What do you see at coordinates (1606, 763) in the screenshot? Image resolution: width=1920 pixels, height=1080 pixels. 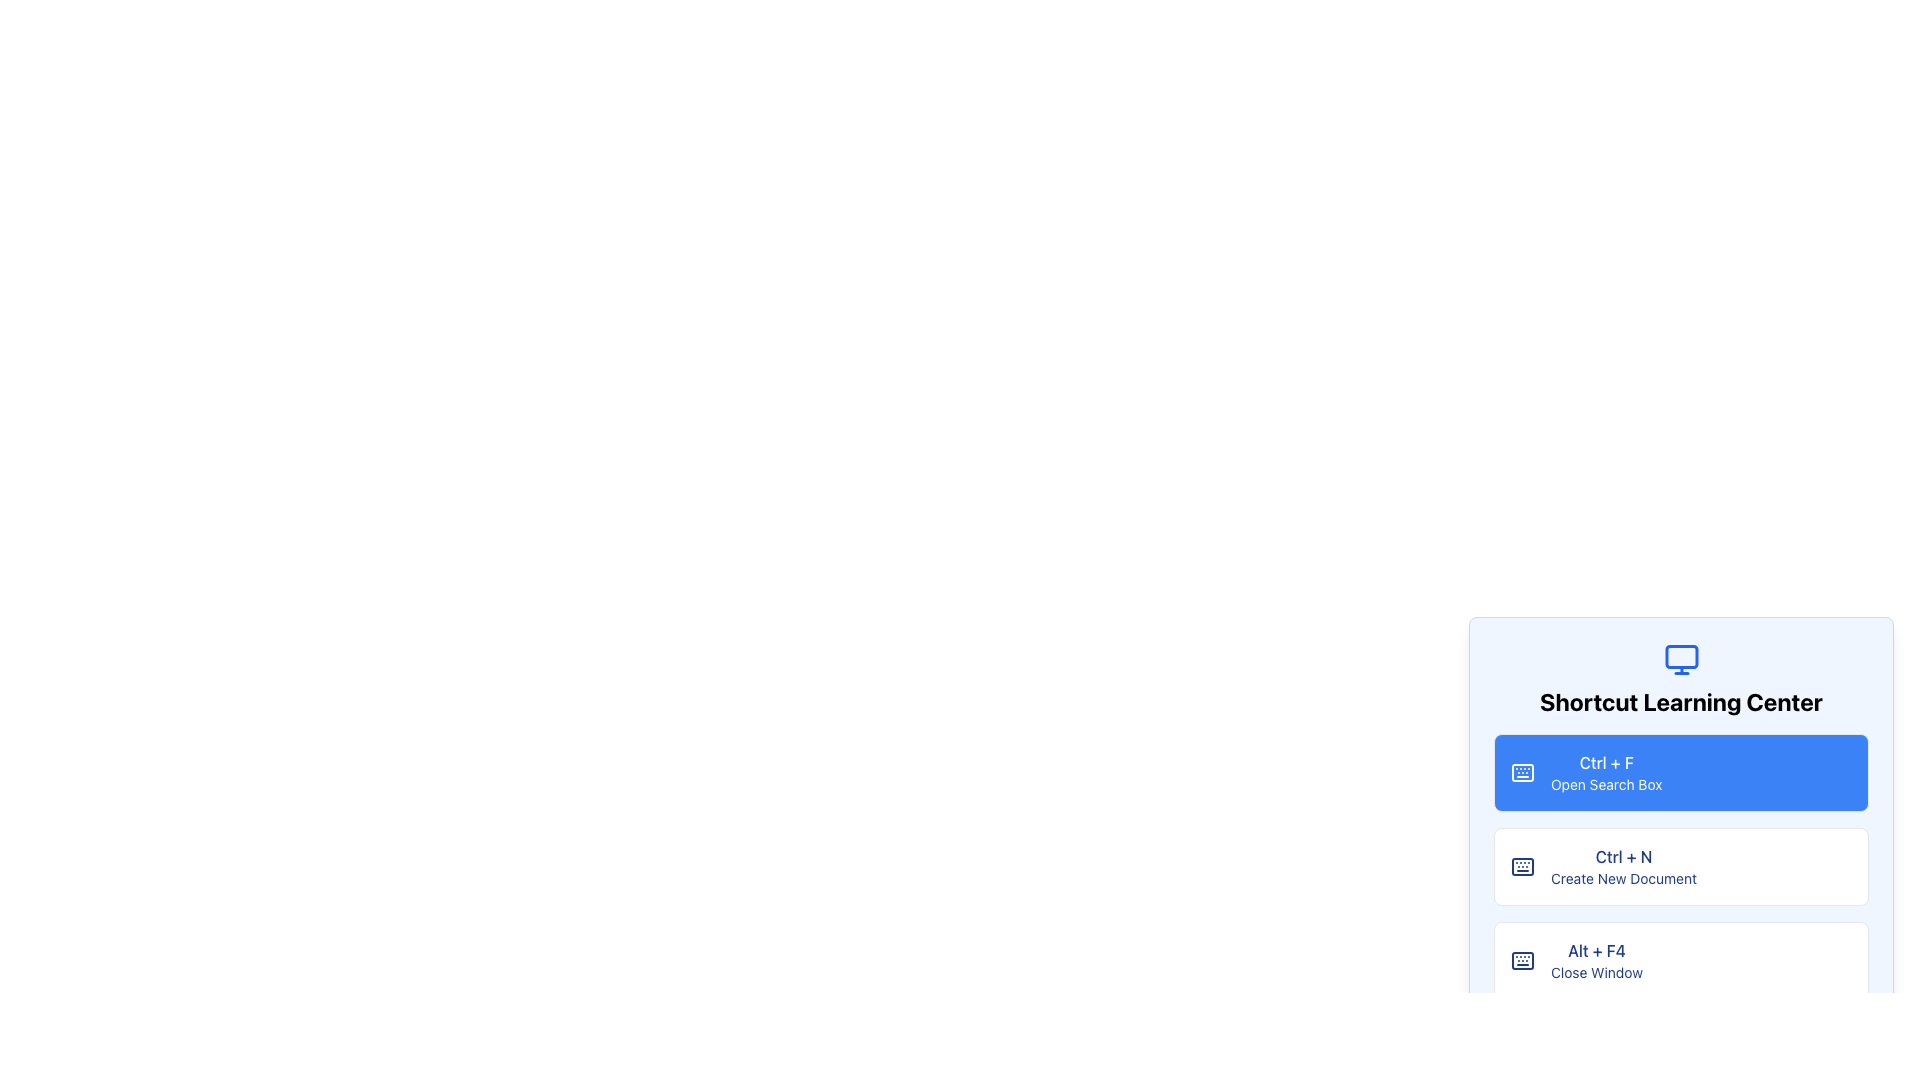 I see `the Text Display element that shows the keyboard shortcut 'Ctrl + F', located at the top of the list item in the Shortcut Learning Center section` at bounding box center [1606, 763].